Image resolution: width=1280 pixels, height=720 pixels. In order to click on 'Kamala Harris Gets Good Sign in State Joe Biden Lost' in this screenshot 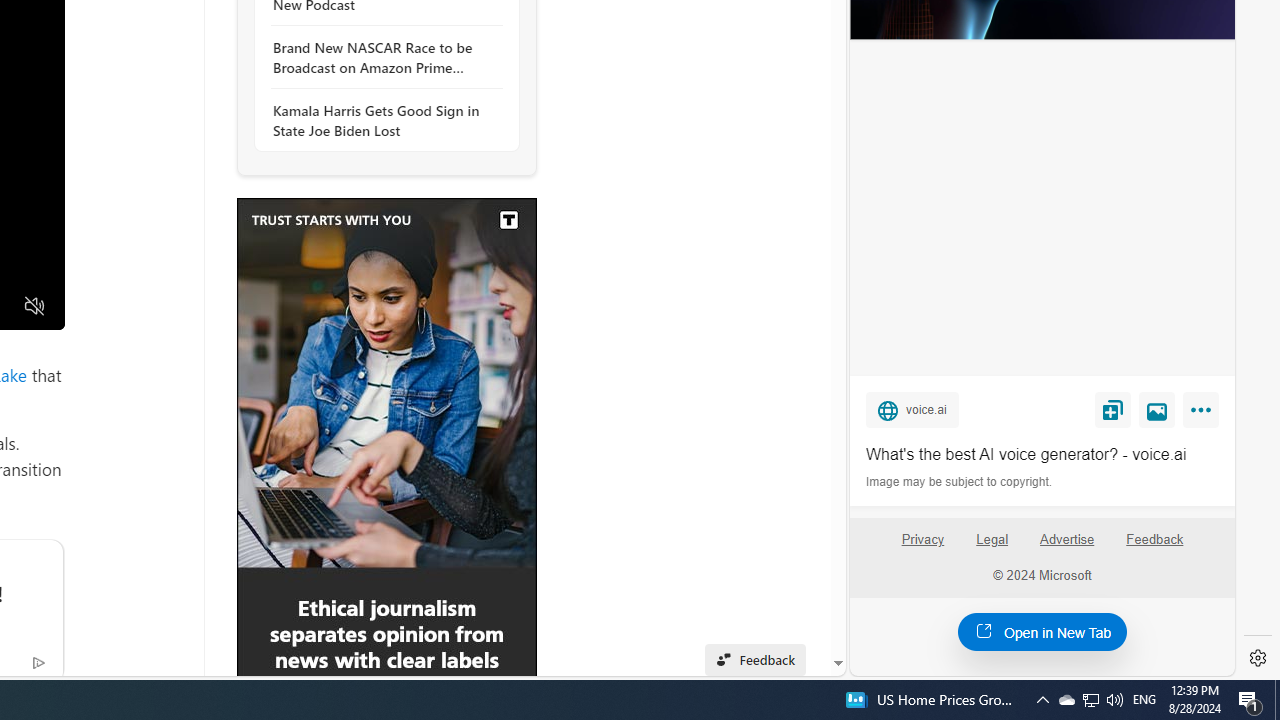, I will do `click(381, 120)`.